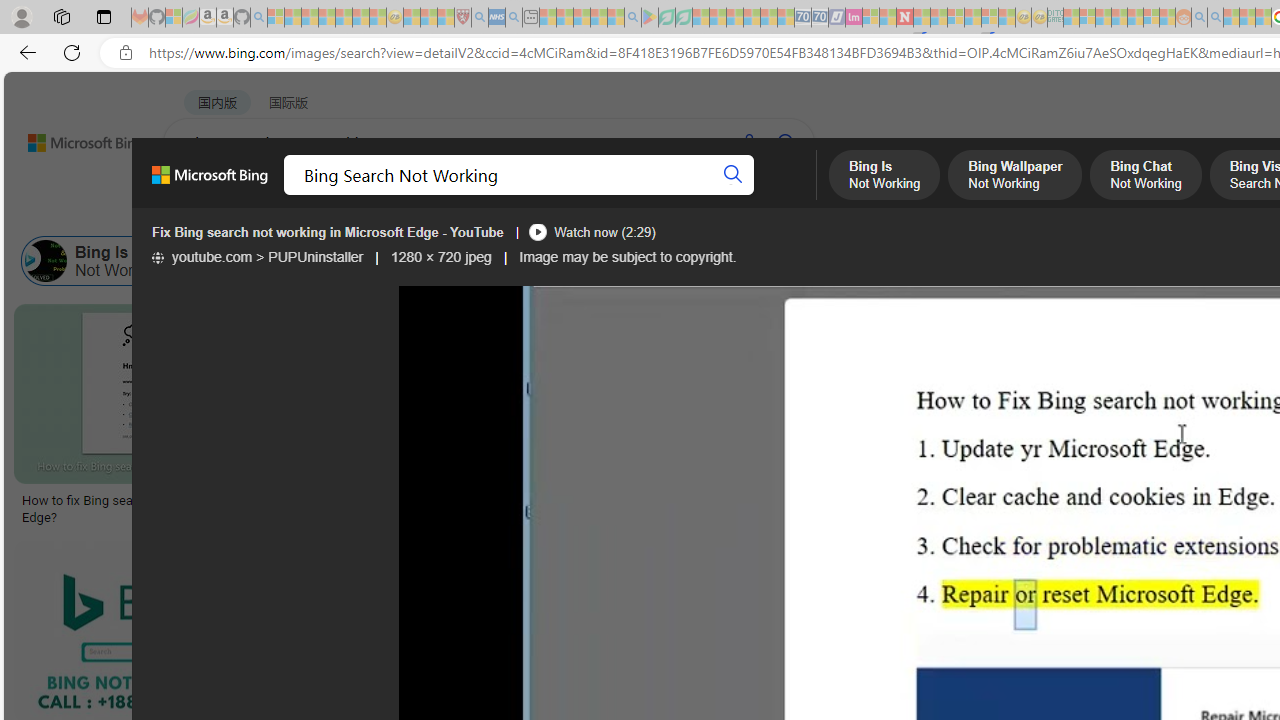  What do you see at coordinates (73, 137) in the screenshot?
I see `'Back to Bing search'` at bounding box center [73, 137].